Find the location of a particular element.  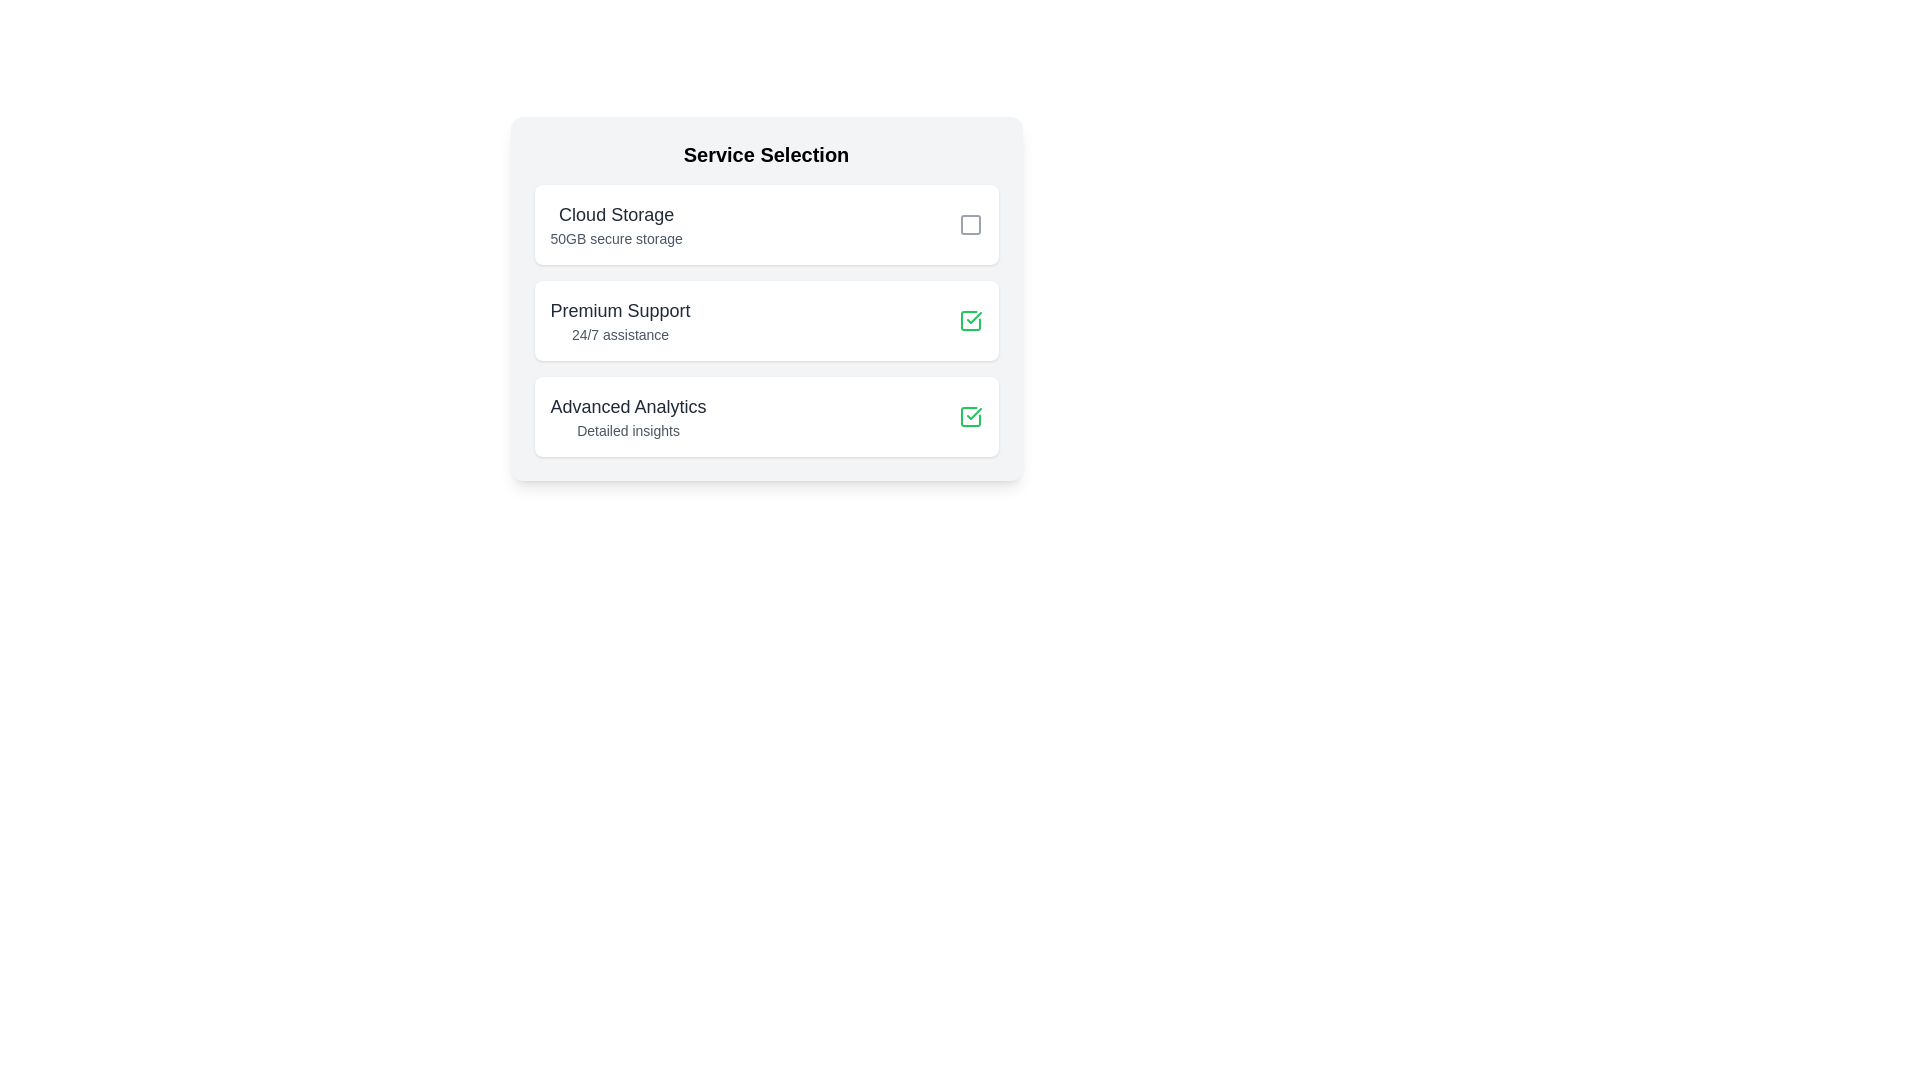

checkmark icon within the green-bordered square located in the 'Premium Support' section of the 'Service Selection' interface is located at coordinates (974, 316).